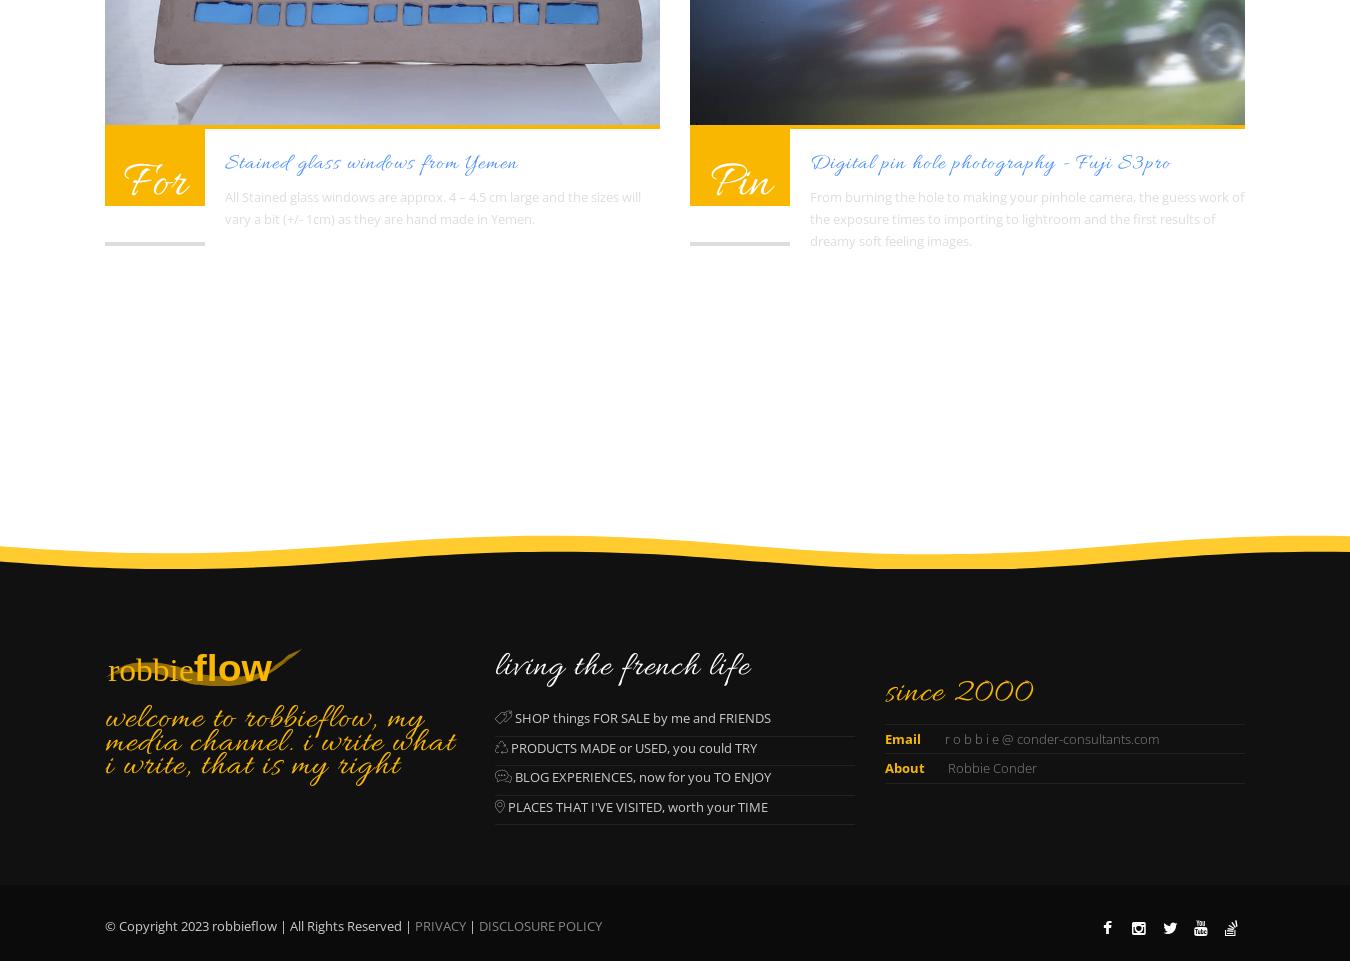 This screenshot has width=1350, height=961. What do you see at coordinates (943, 767) in the screenshot?
I see `'Robbie Conder'` at bounding box center [943, 767].